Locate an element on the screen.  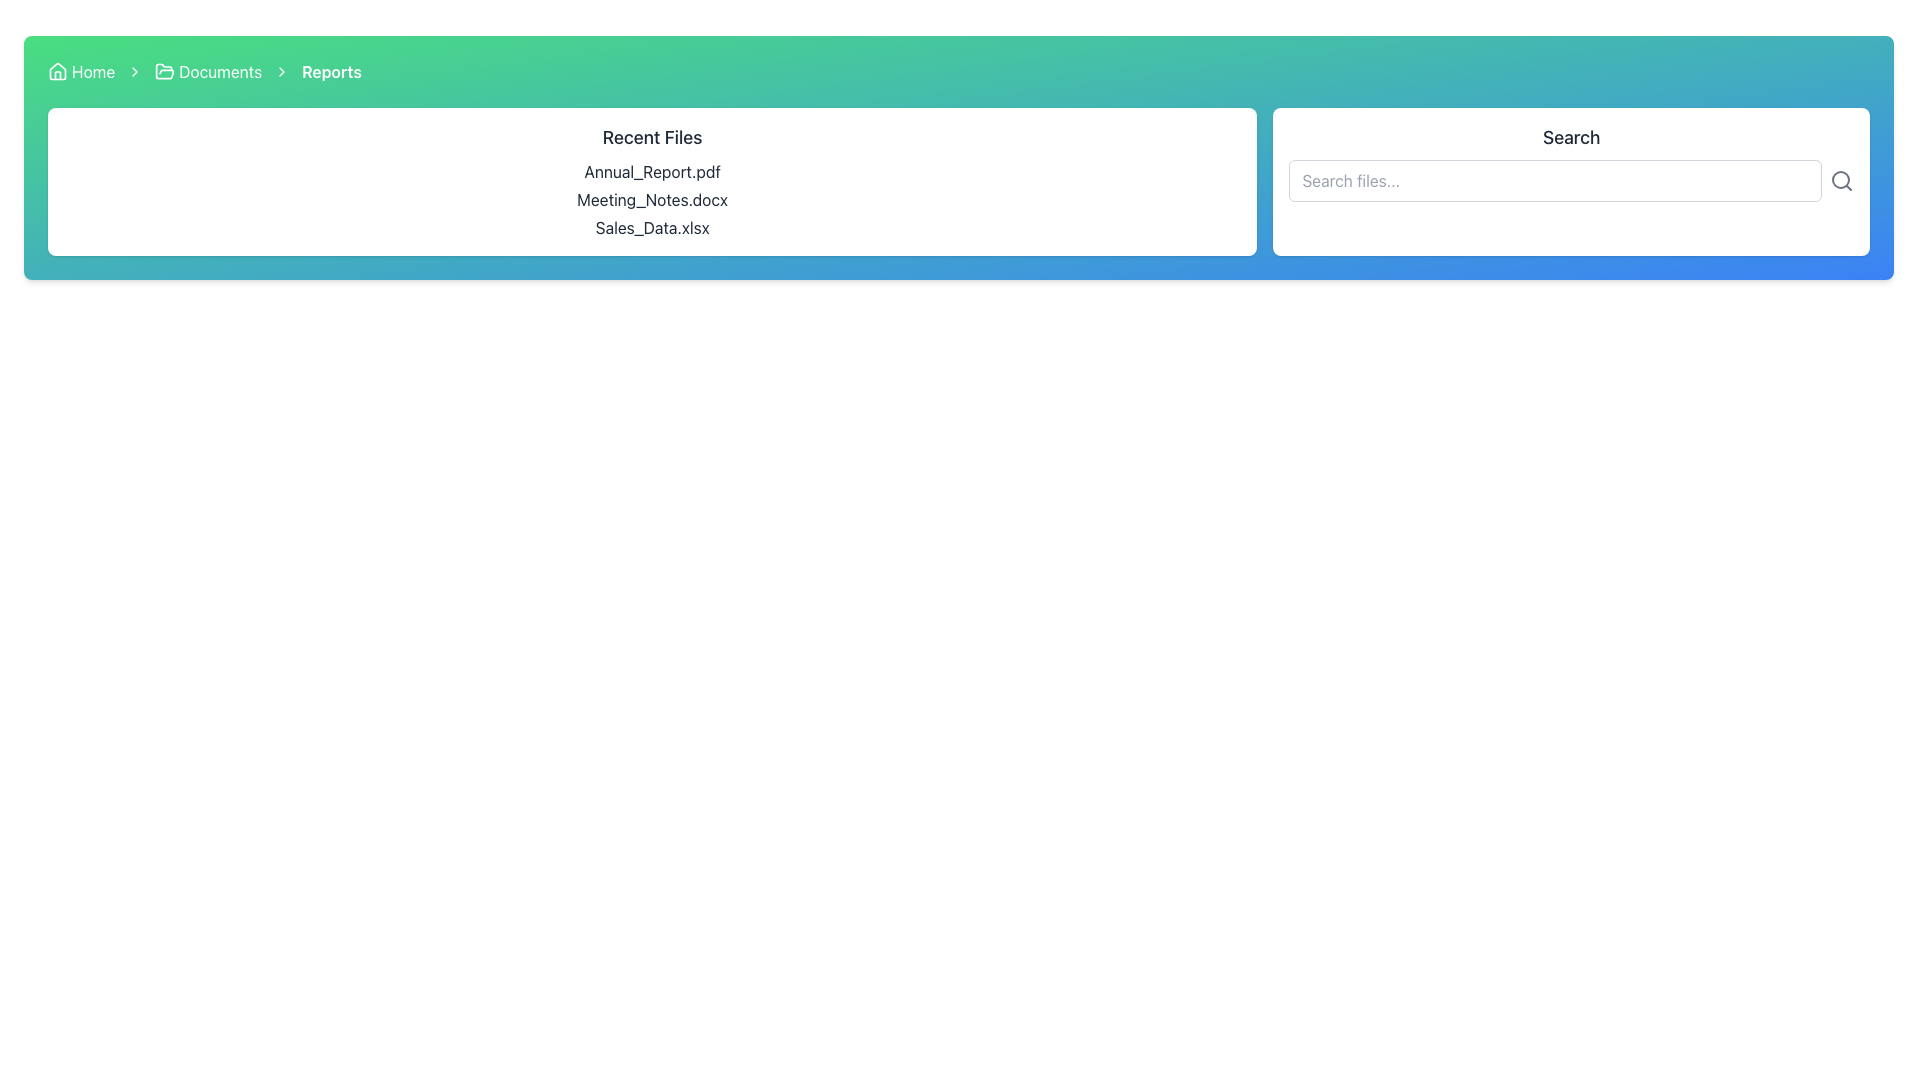
the text label displaying 'Meeting_Notes.docx' within the 'Recent Files' section, located in the center-left of the page is located at coordinates (652, 200).